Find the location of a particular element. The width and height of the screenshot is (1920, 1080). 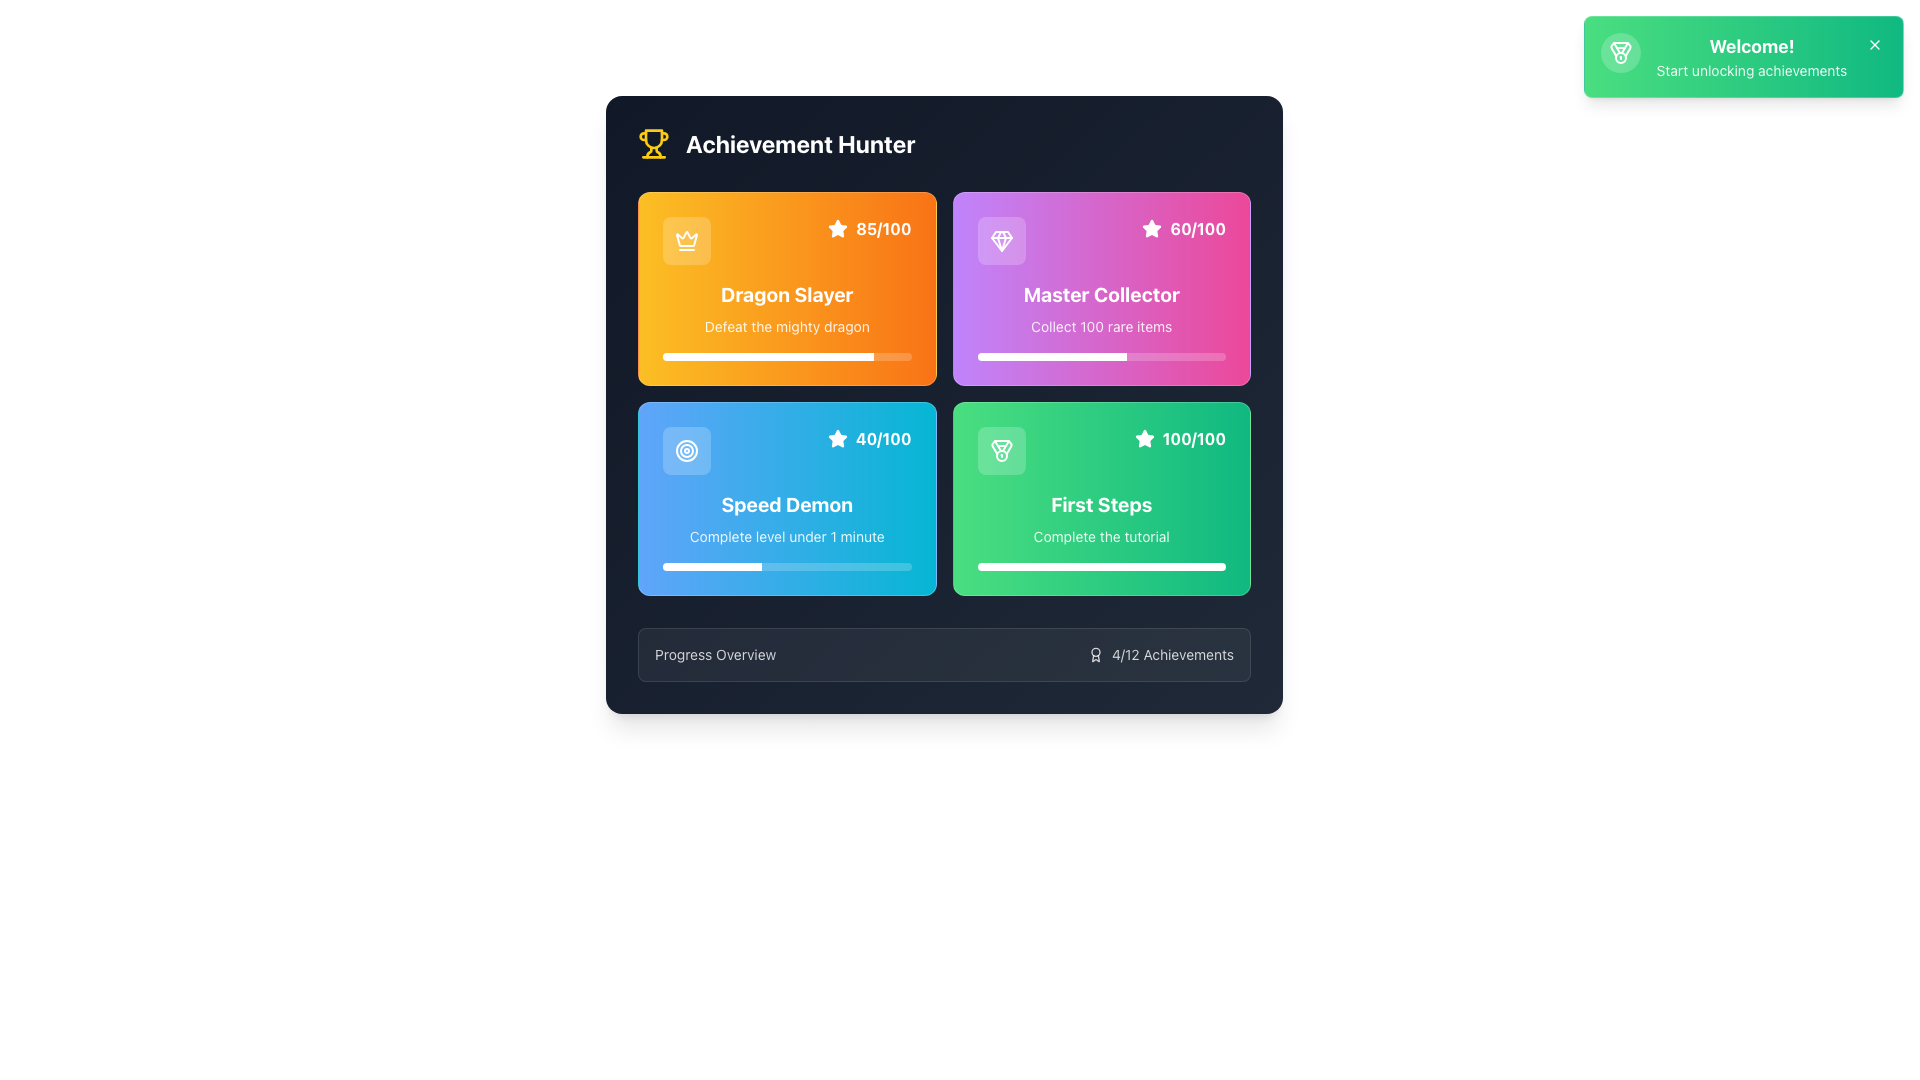

the label-like element that combines a decorative star icon and progress text, located in the top-right corner of the 'Master Collector' card in the upper-right section of a four-card grid layout is located at coordinates (1184, 227).